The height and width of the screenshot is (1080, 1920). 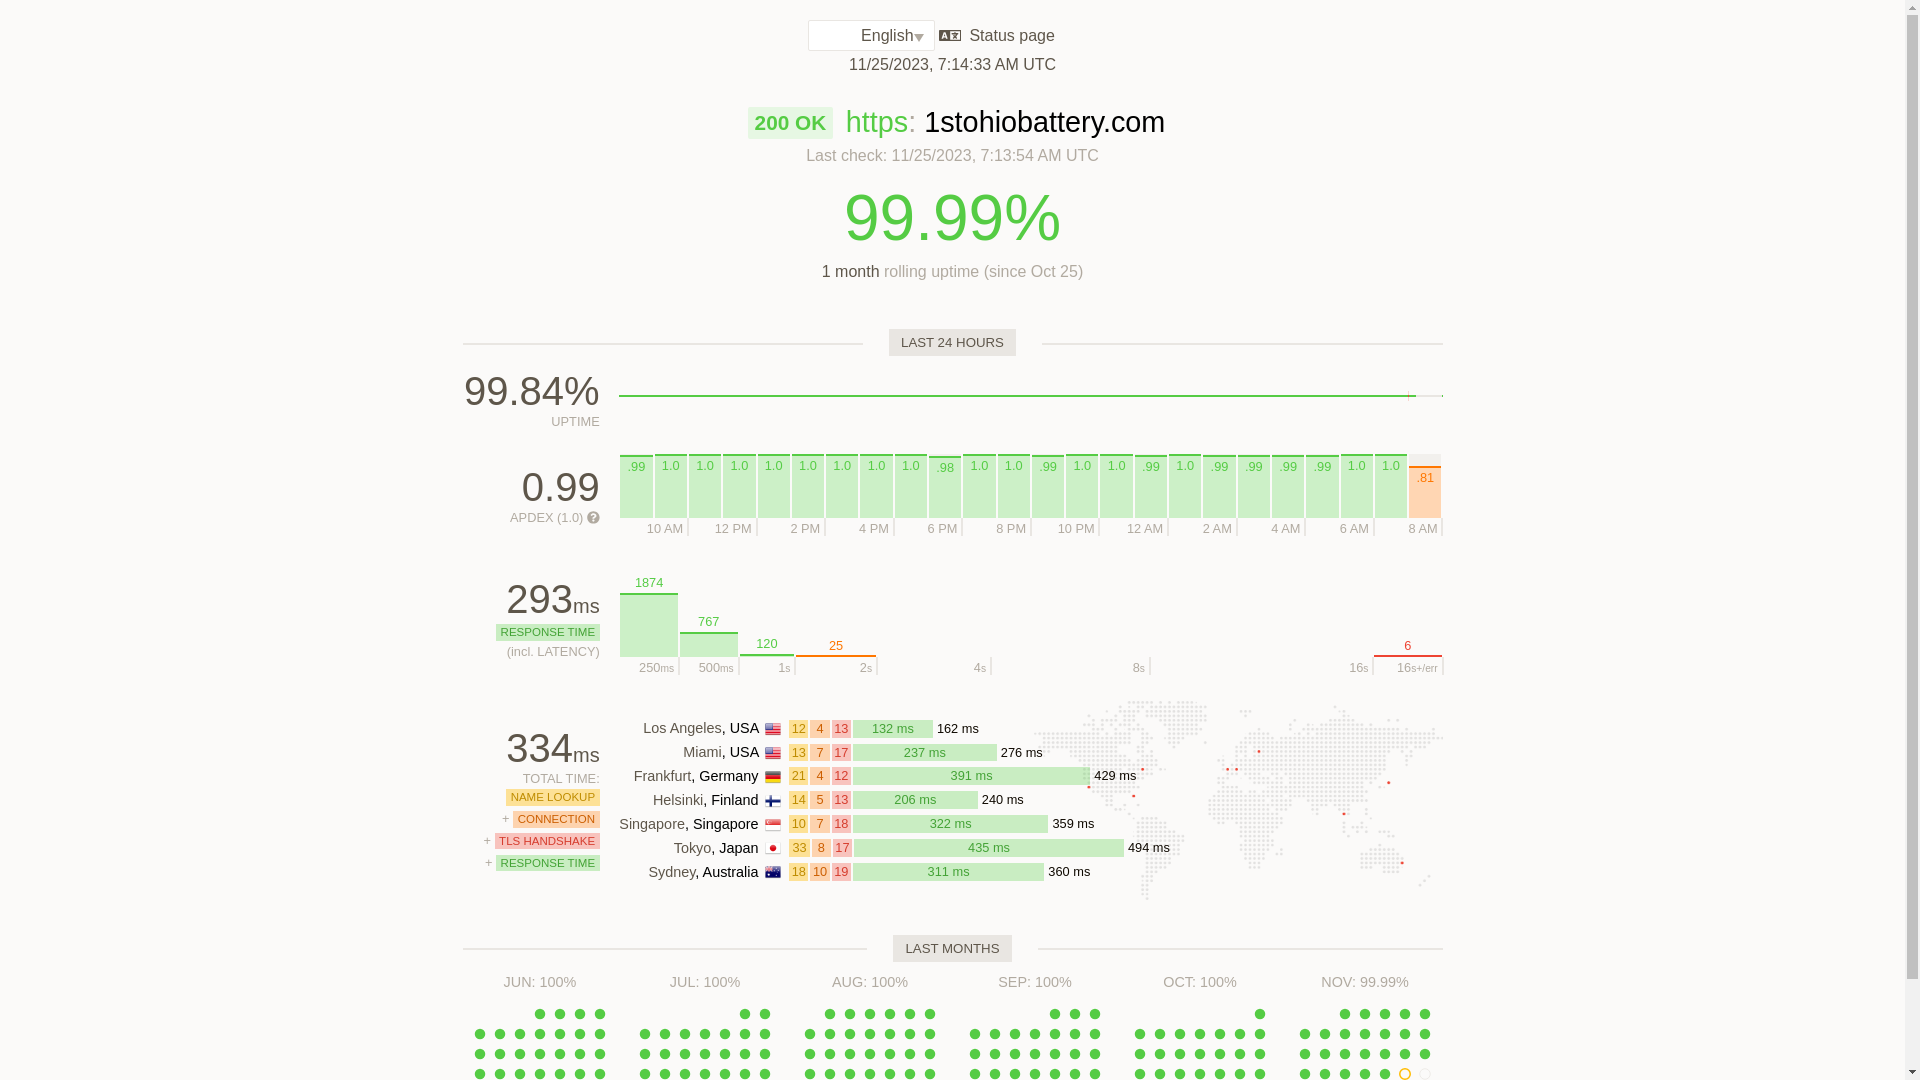 I want to click on '<small>Jun 08:</small> No downtime', so click(x=539, y=1033).